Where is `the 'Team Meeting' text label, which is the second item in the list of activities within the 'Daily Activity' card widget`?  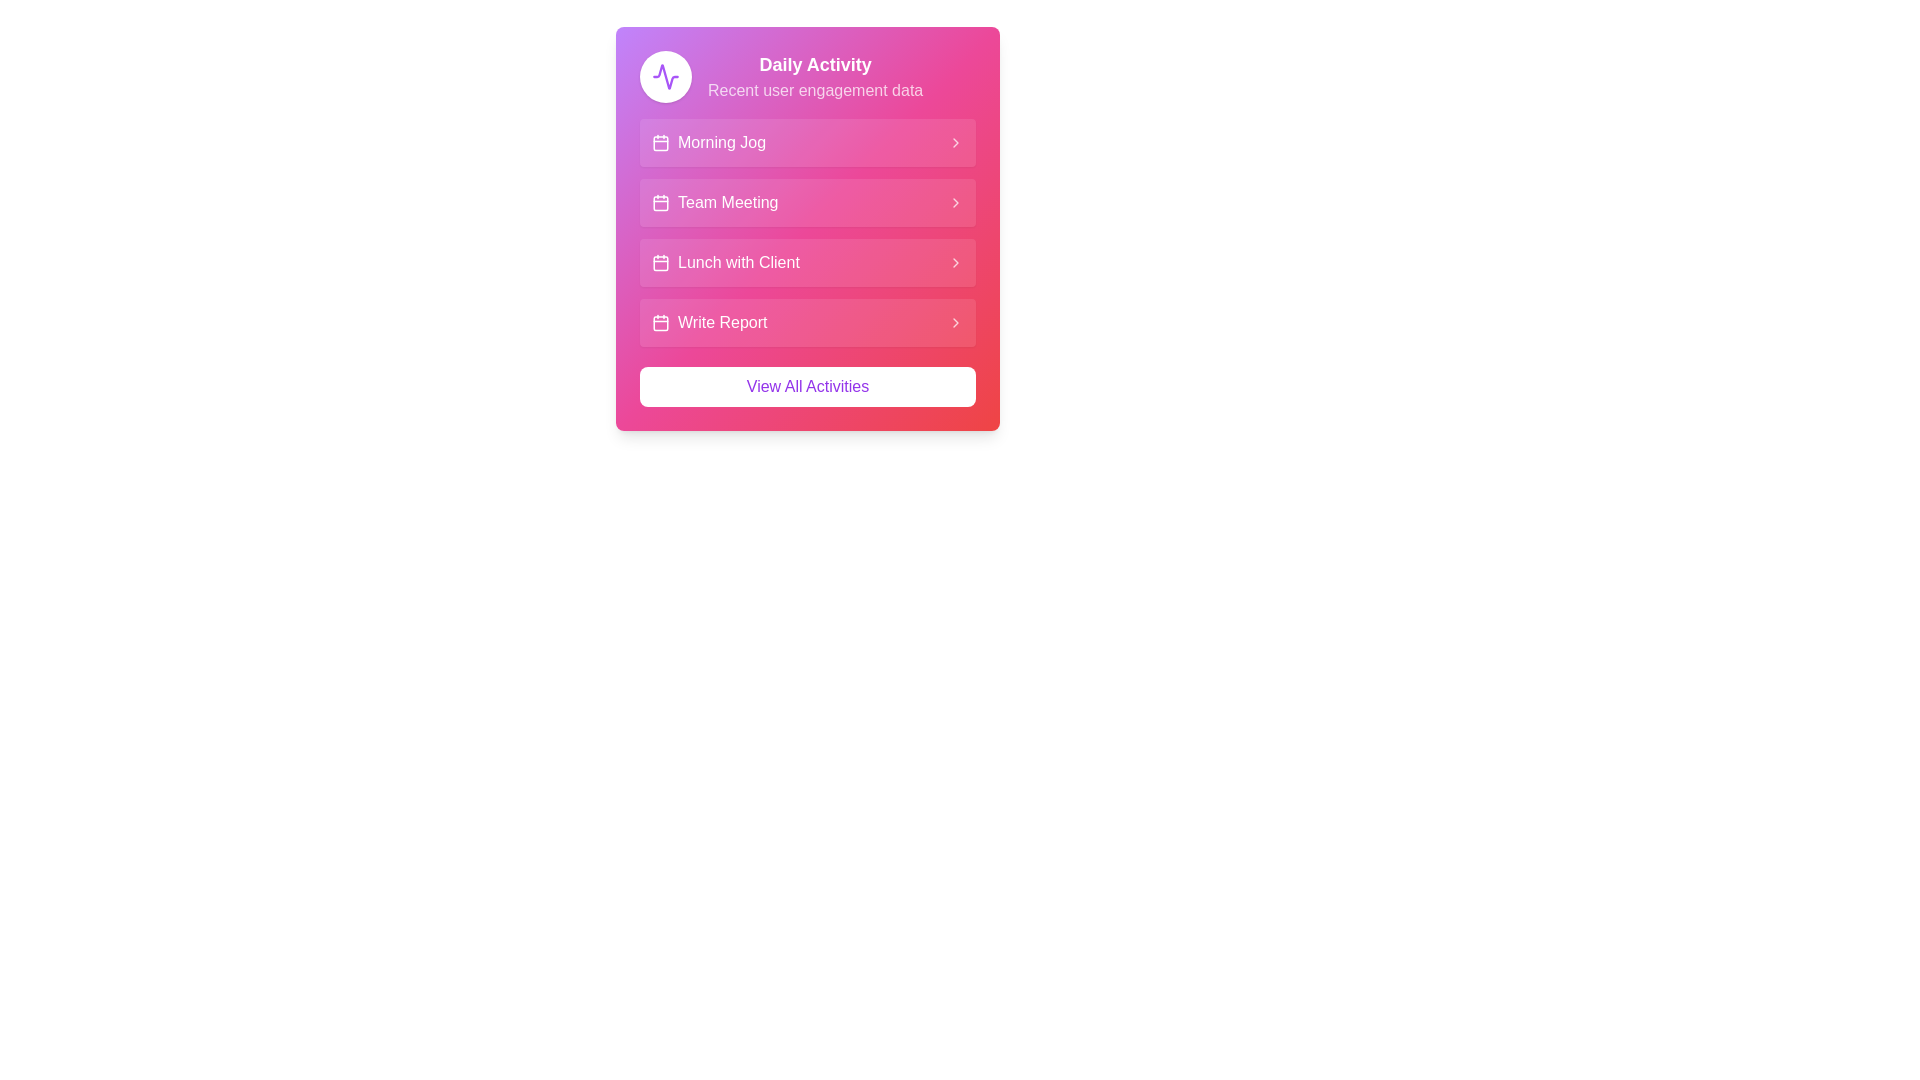
the 'Team Meeting' text label, which is the second item in the list of activities within the 'Daily Activity' card widget is located at coordinates (727, 203).